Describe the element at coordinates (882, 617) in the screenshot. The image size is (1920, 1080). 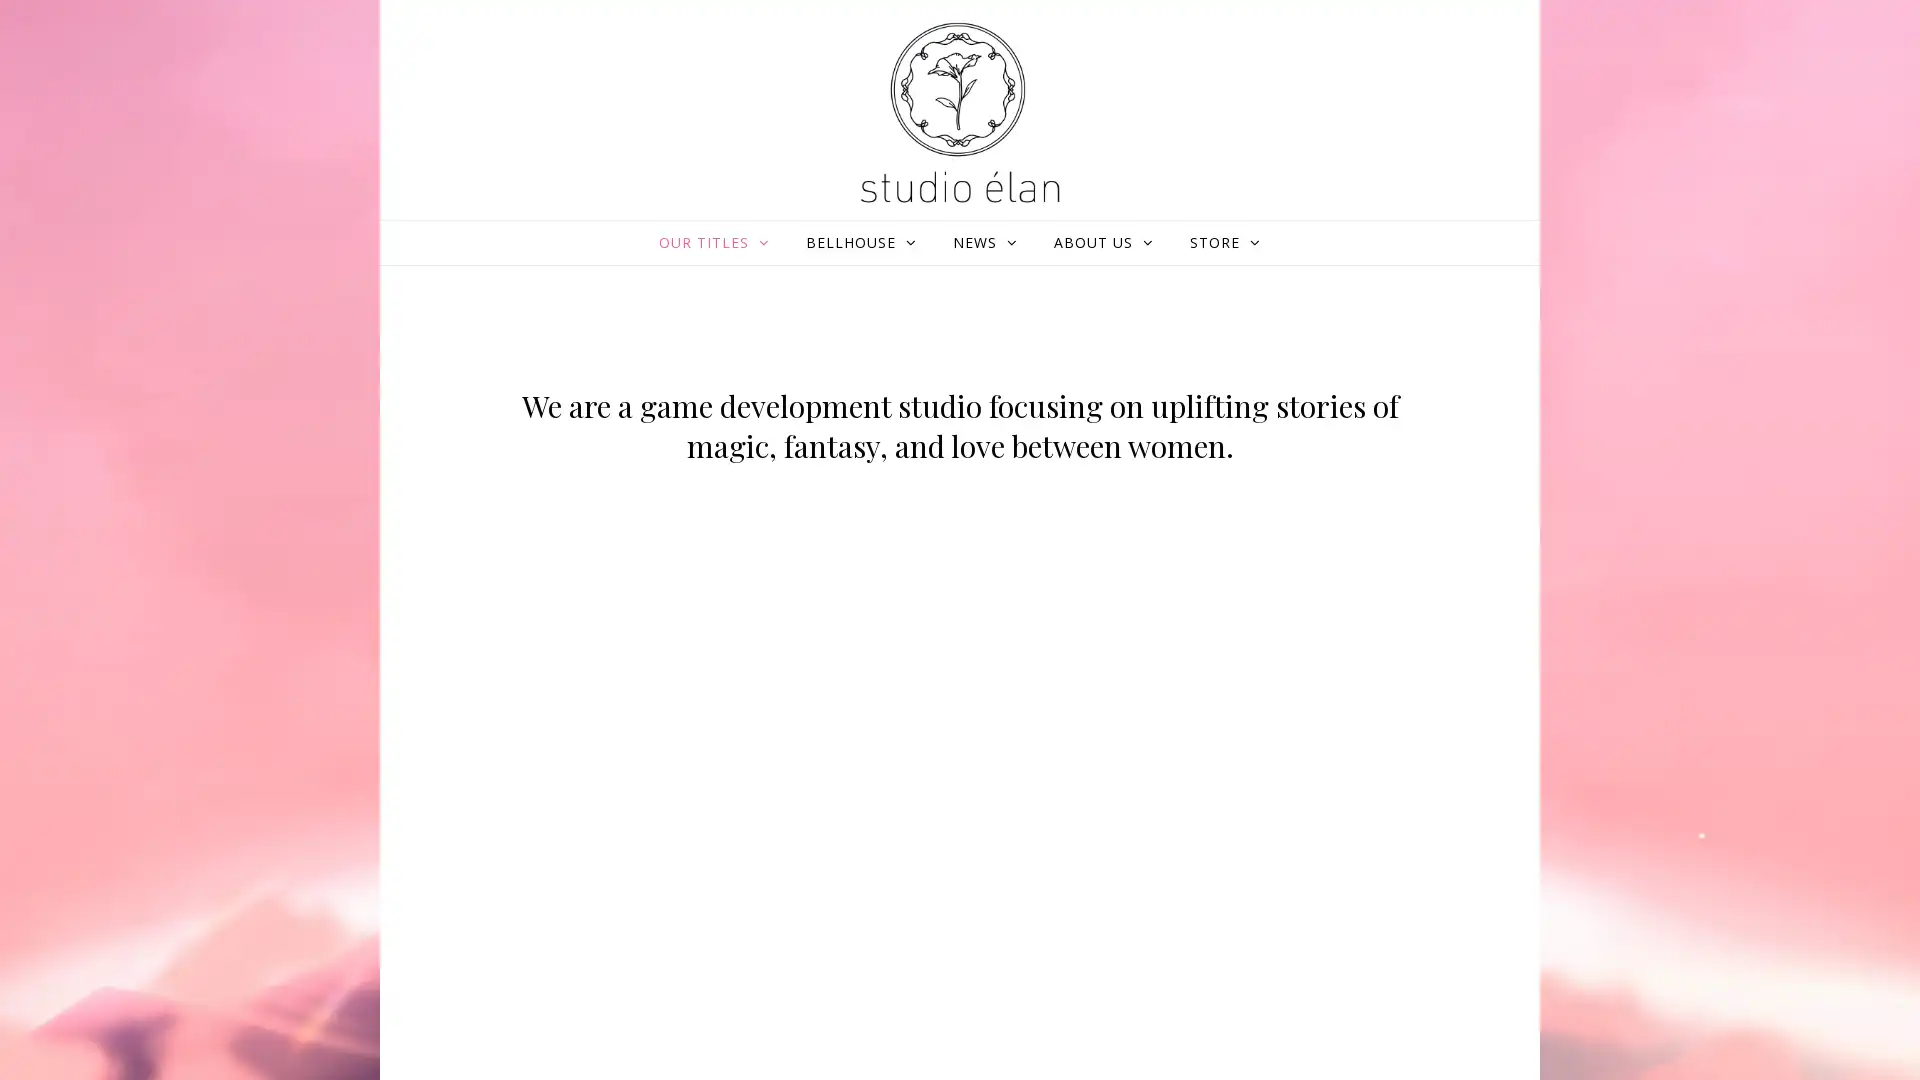
I see `Our Patreon` at that location.